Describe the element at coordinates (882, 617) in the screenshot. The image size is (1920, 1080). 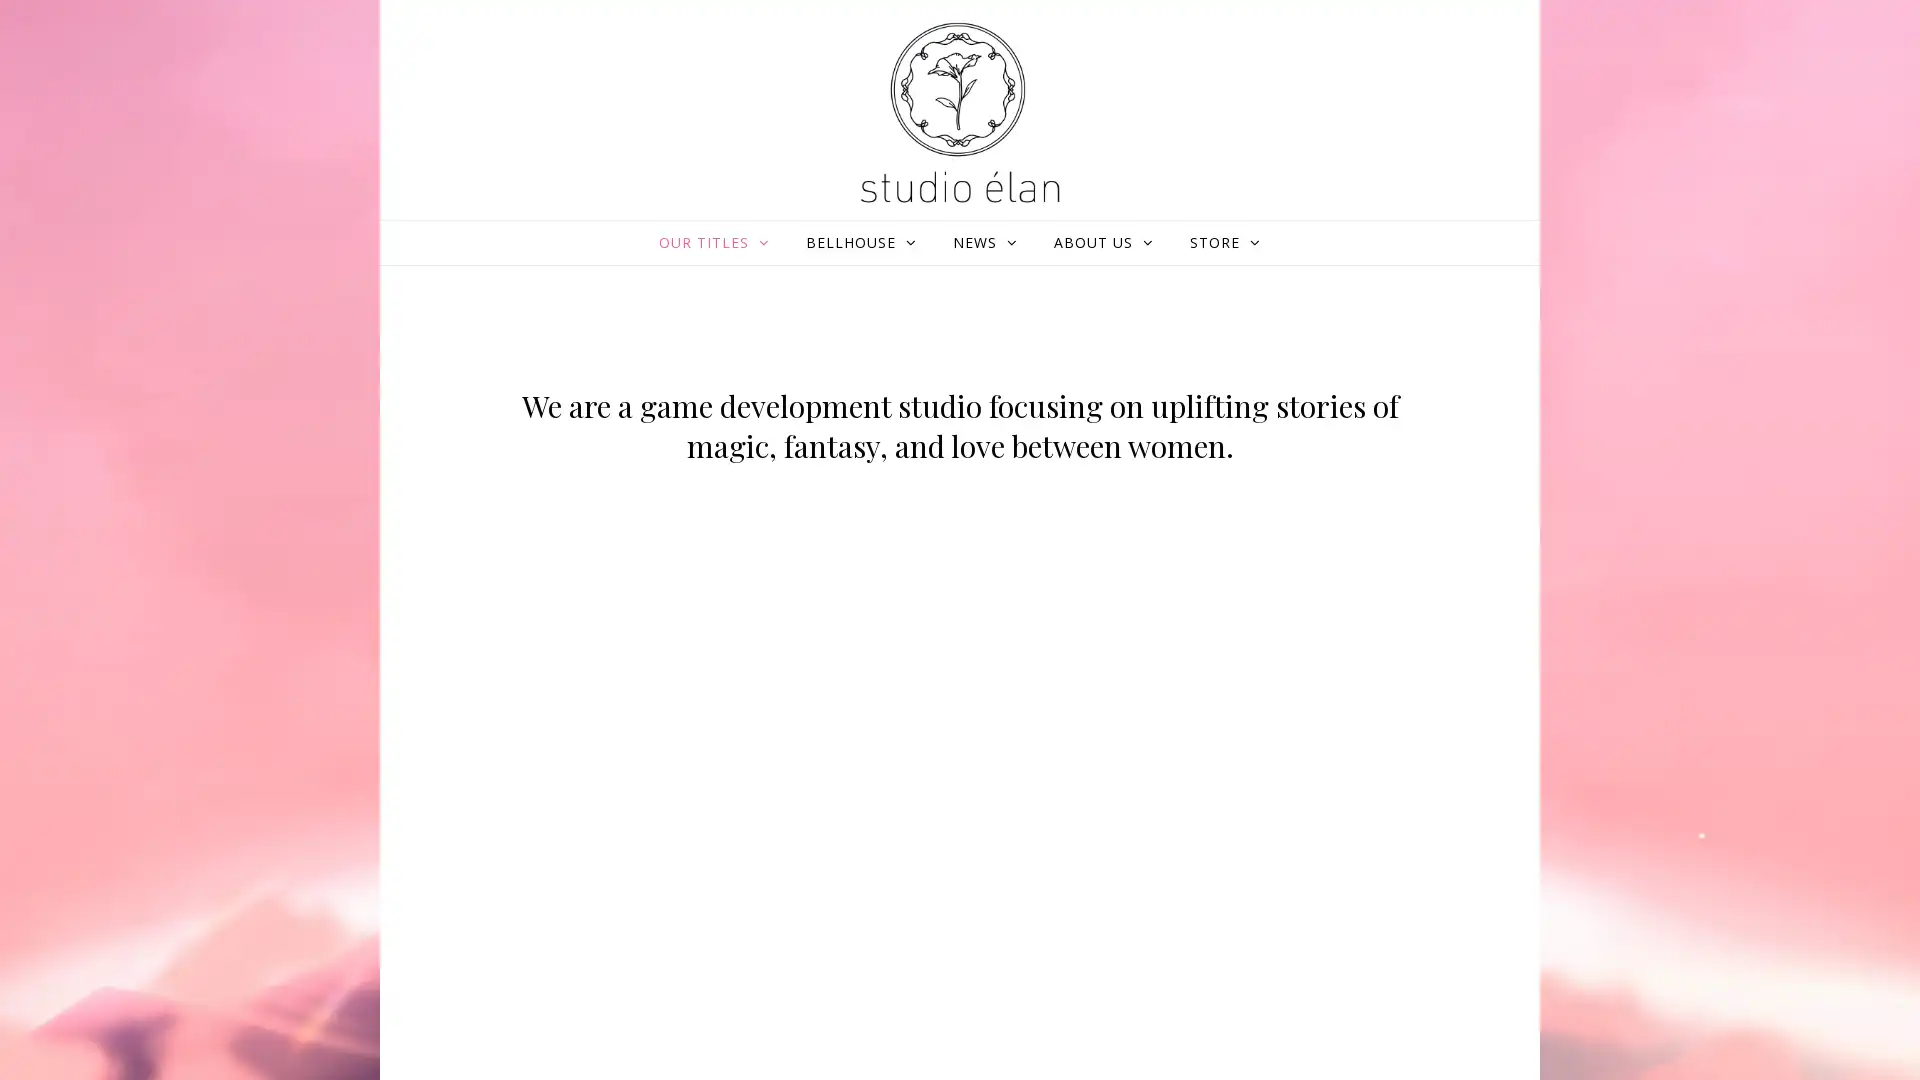
I see `Our Patreon` at that location.